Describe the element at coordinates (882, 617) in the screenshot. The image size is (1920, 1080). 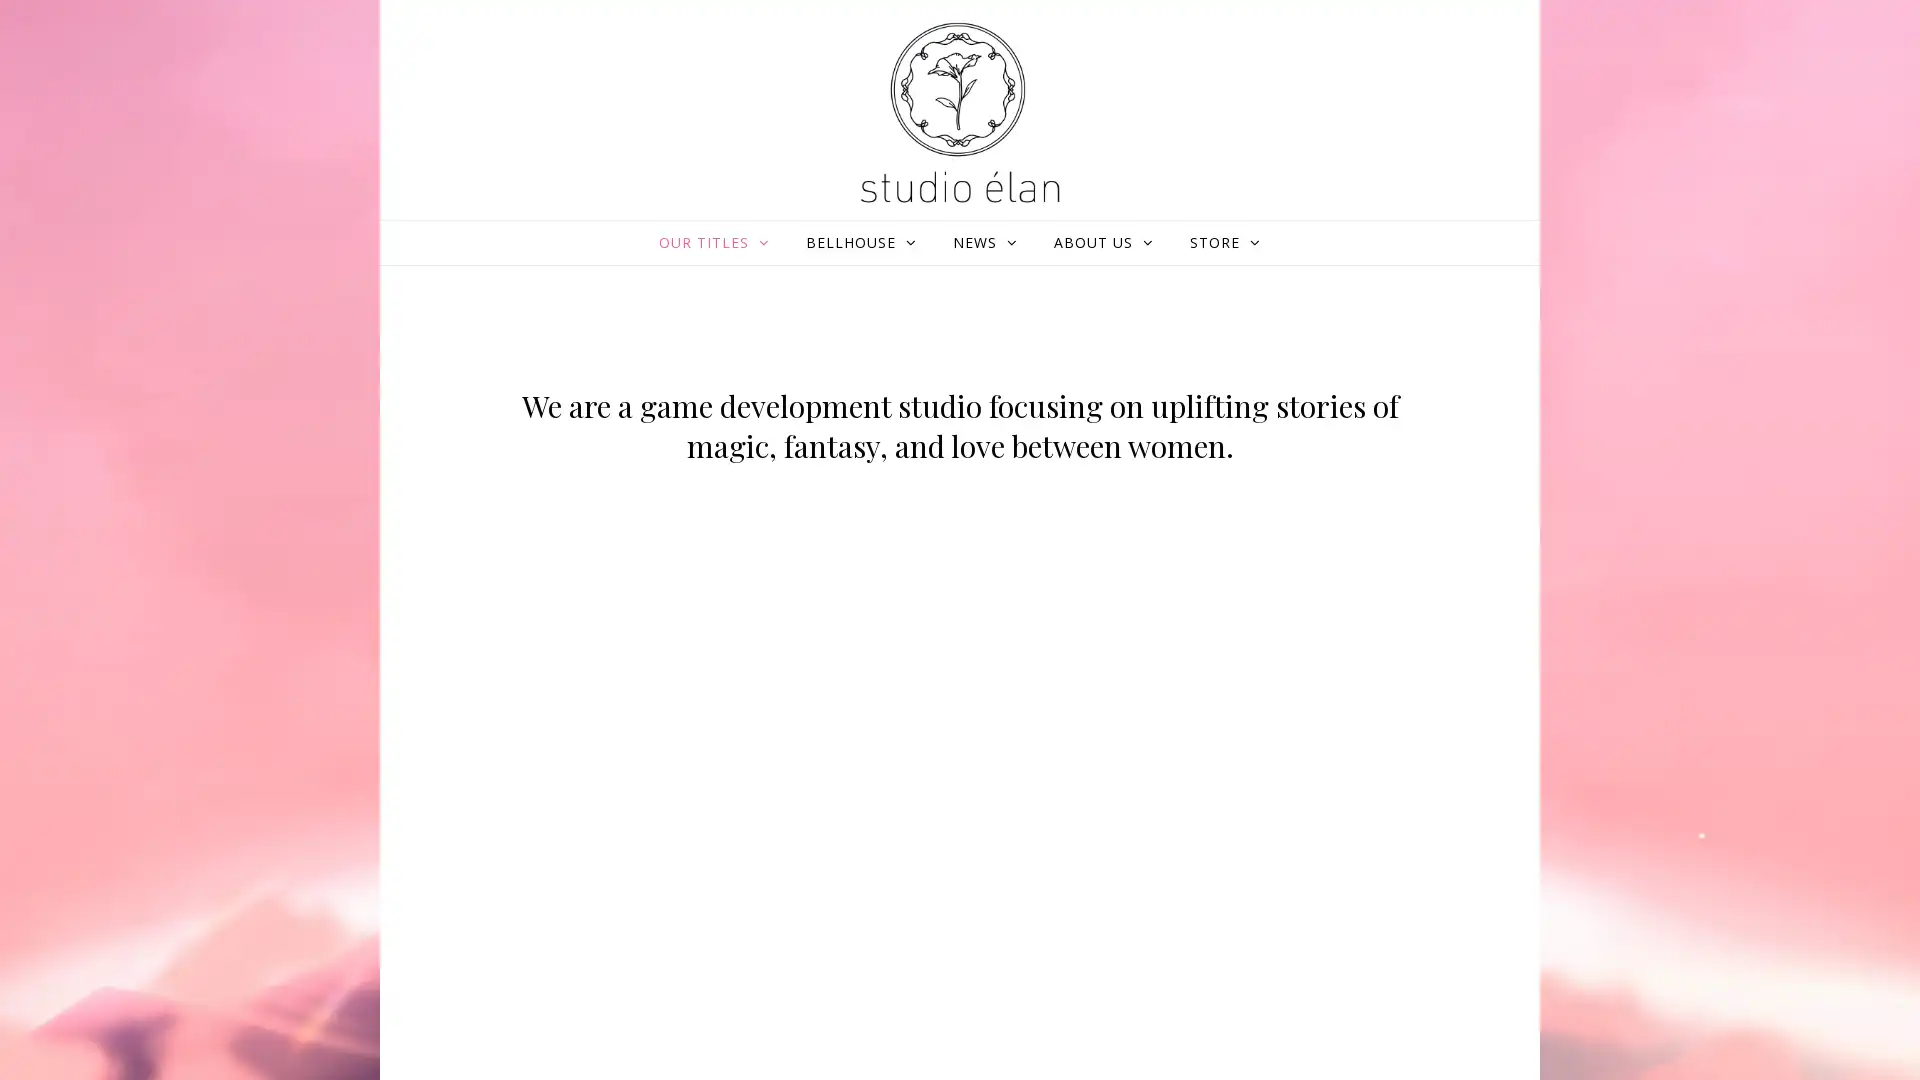
I see `Our Patreon` at that location.